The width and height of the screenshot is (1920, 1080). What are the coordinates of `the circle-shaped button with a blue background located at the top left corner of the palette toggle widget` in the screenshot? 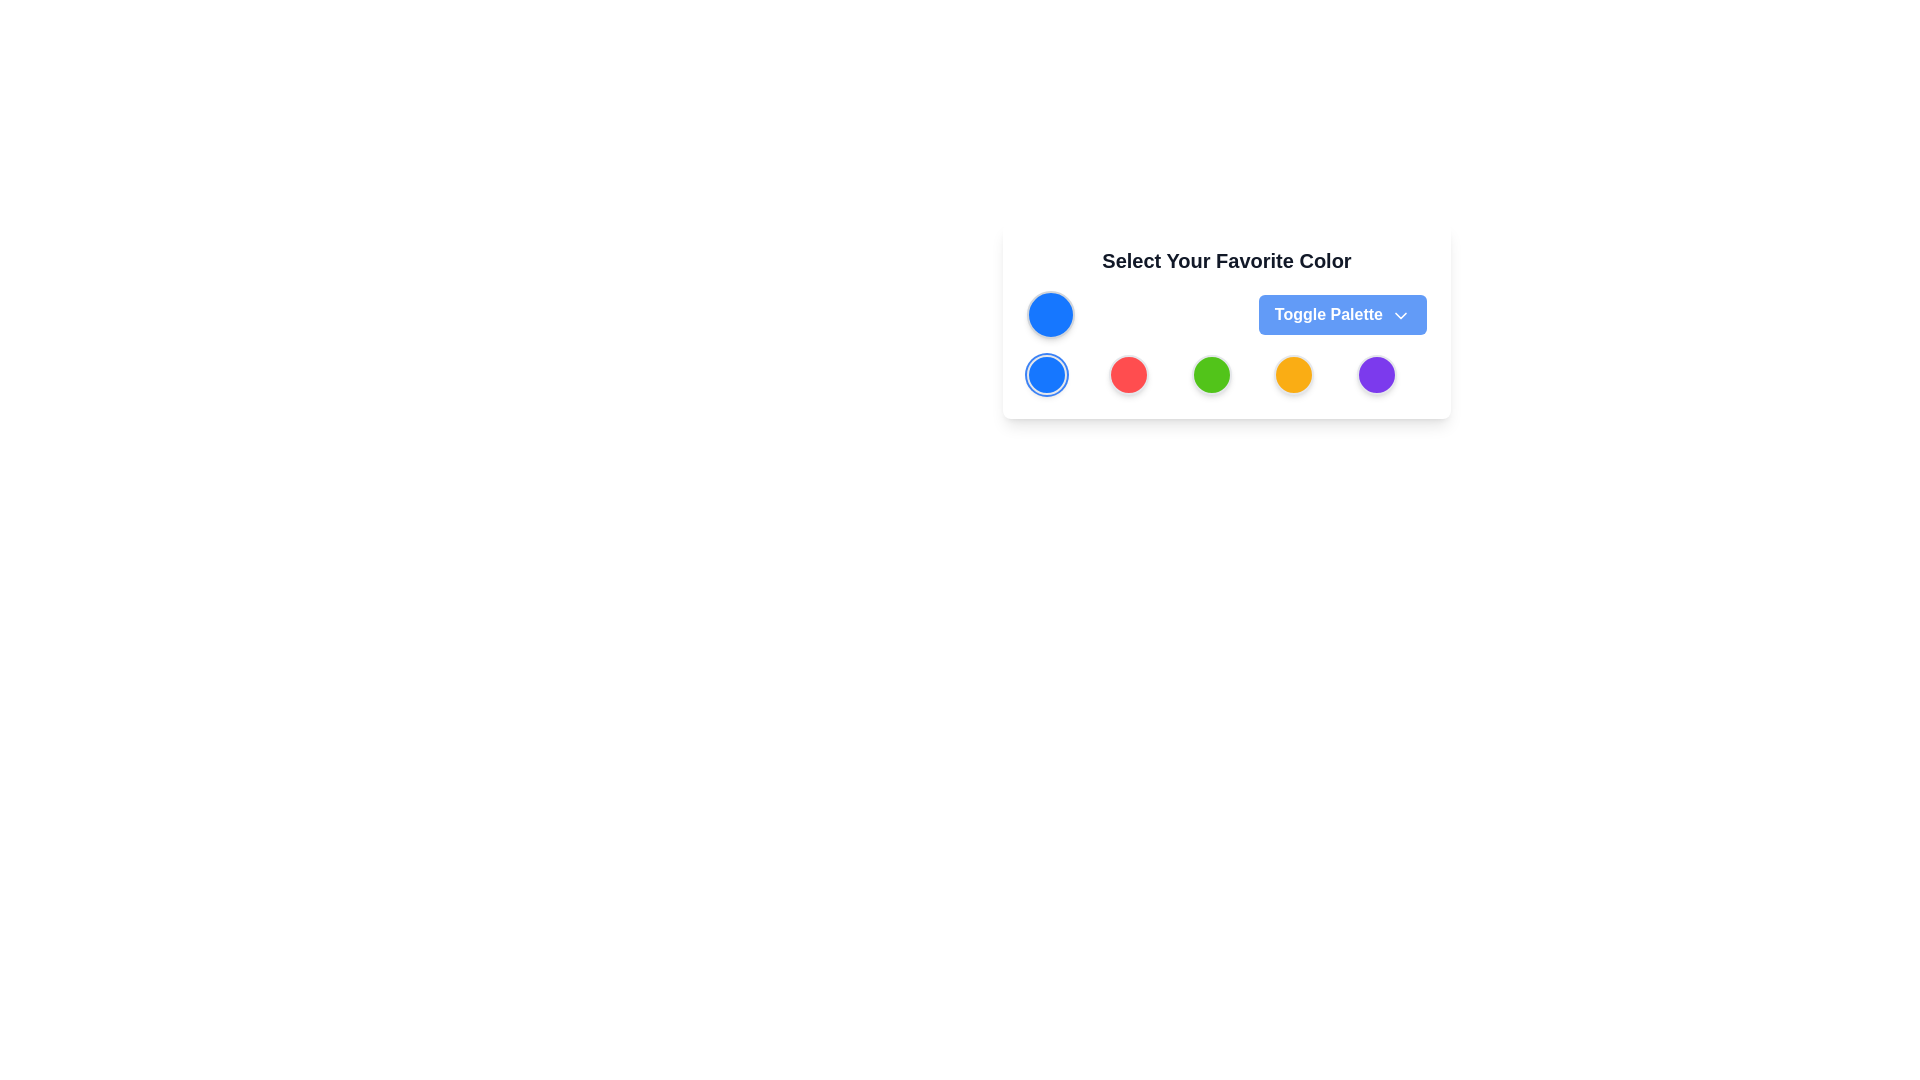 It's located at (1050, 315).